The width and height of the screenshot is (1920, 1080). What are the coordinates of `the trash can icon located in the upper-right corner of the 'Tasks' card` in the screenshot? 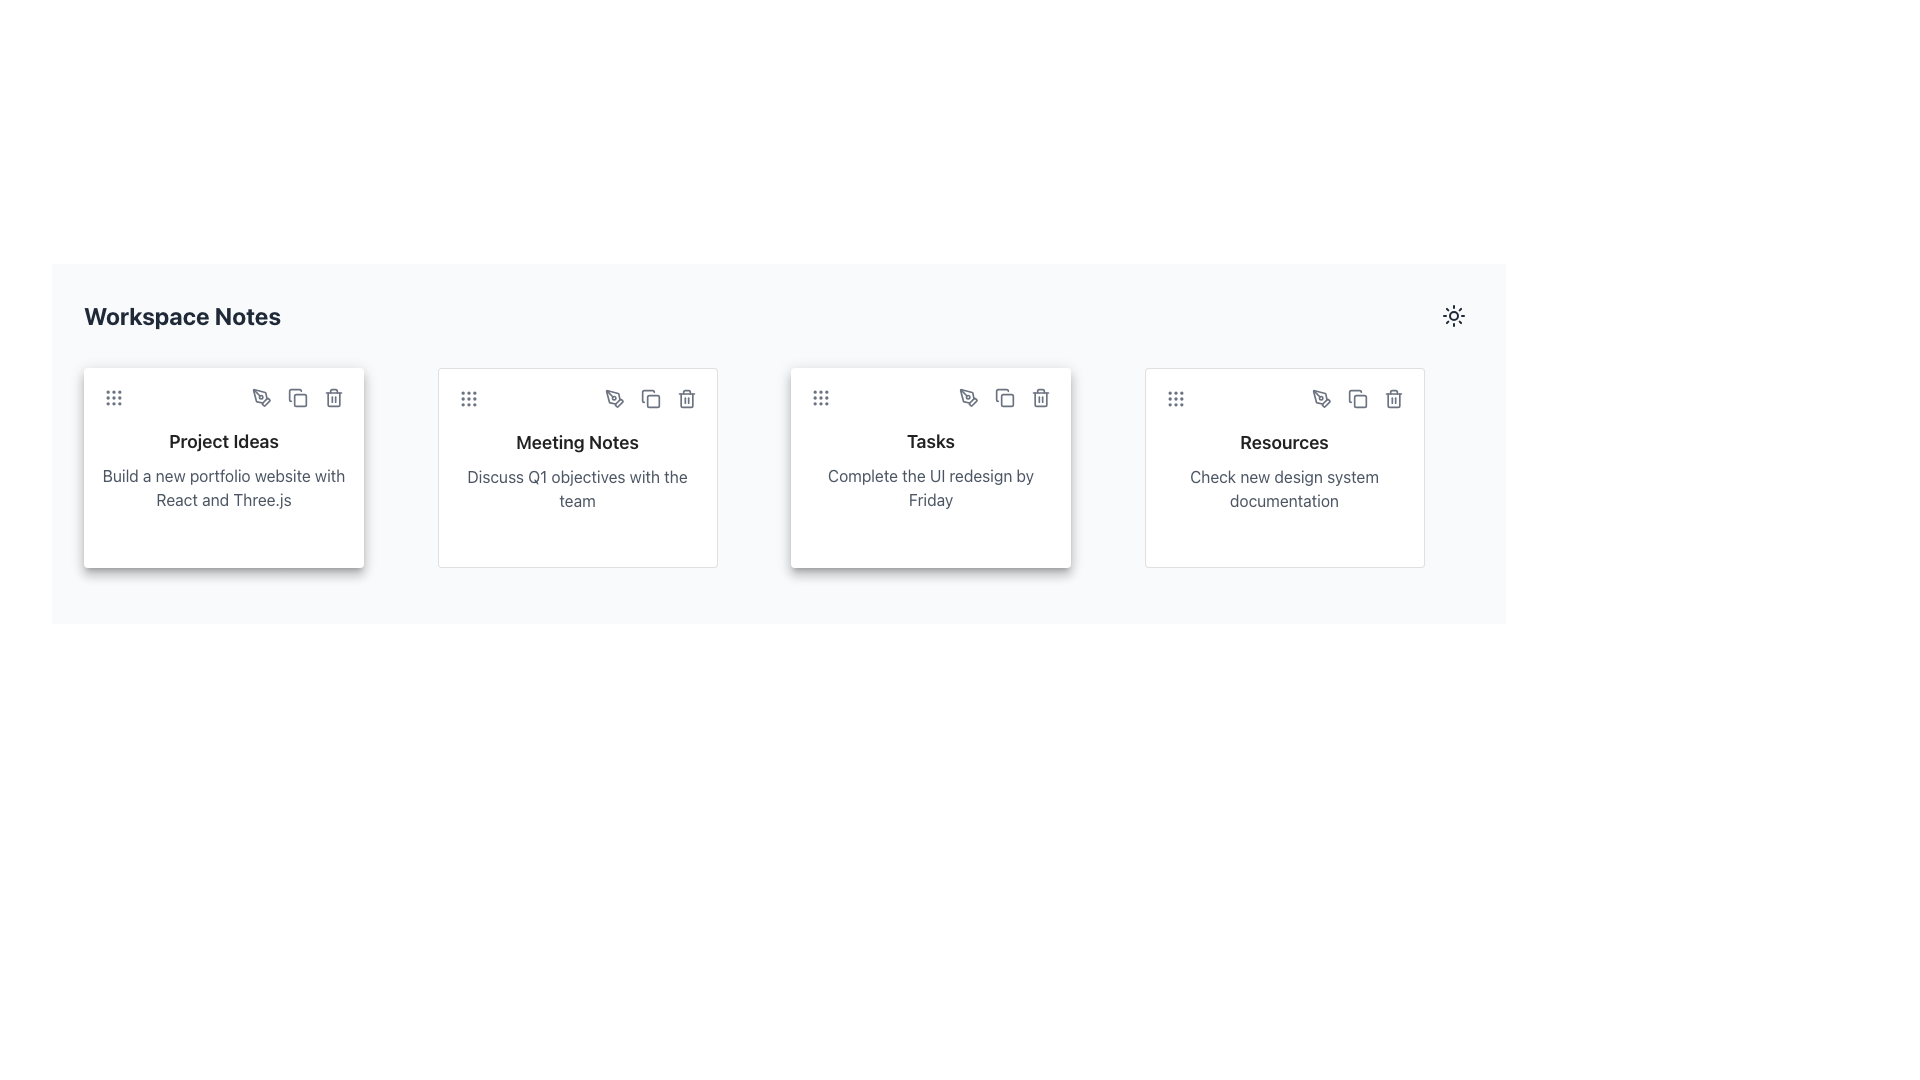 It's located at (1040, 397).